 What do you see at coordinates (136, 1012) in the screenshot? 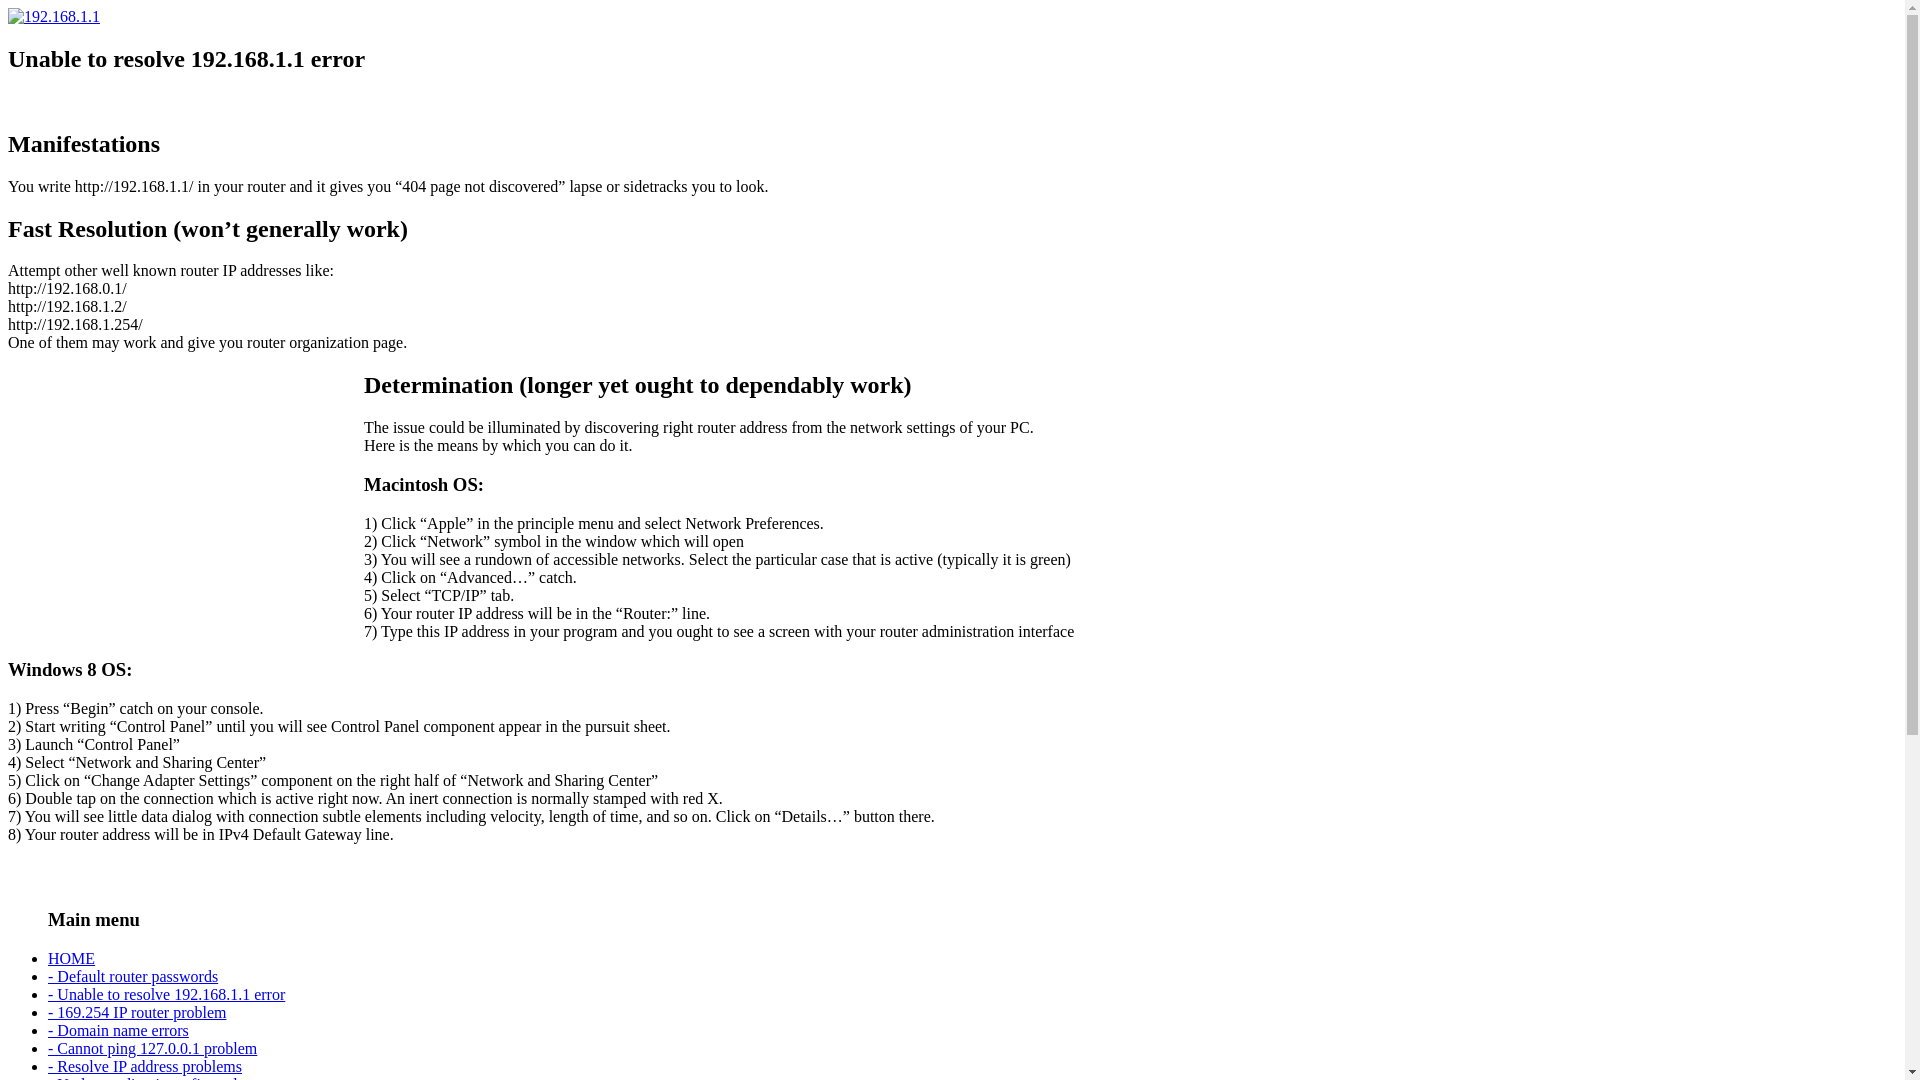
I see `'- 169.254 IP router problem'` at bounding box center [136, 1012].